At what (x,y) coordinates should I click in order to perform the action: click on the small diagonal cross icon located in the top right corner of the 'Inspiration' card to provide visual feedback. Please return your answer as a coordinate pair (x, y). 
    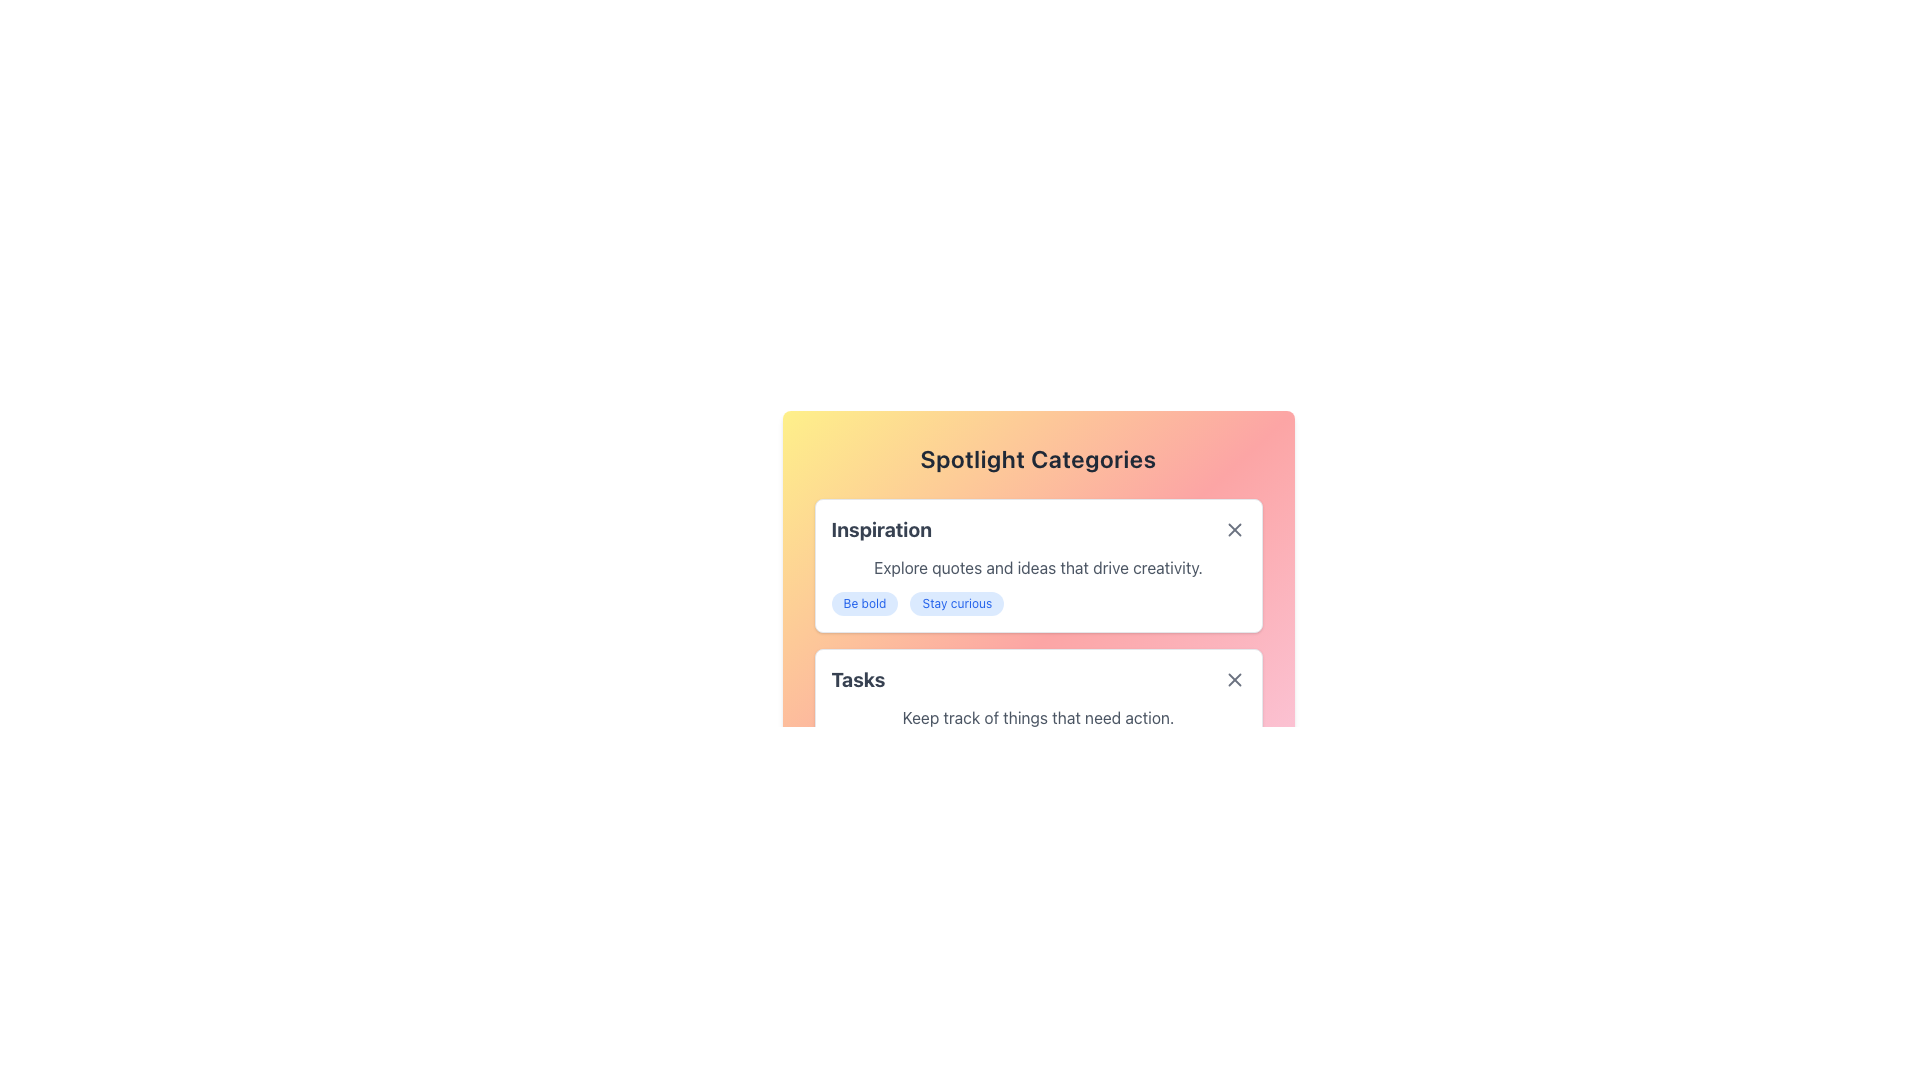
    Looking at the image, I should click on (1233, 528).